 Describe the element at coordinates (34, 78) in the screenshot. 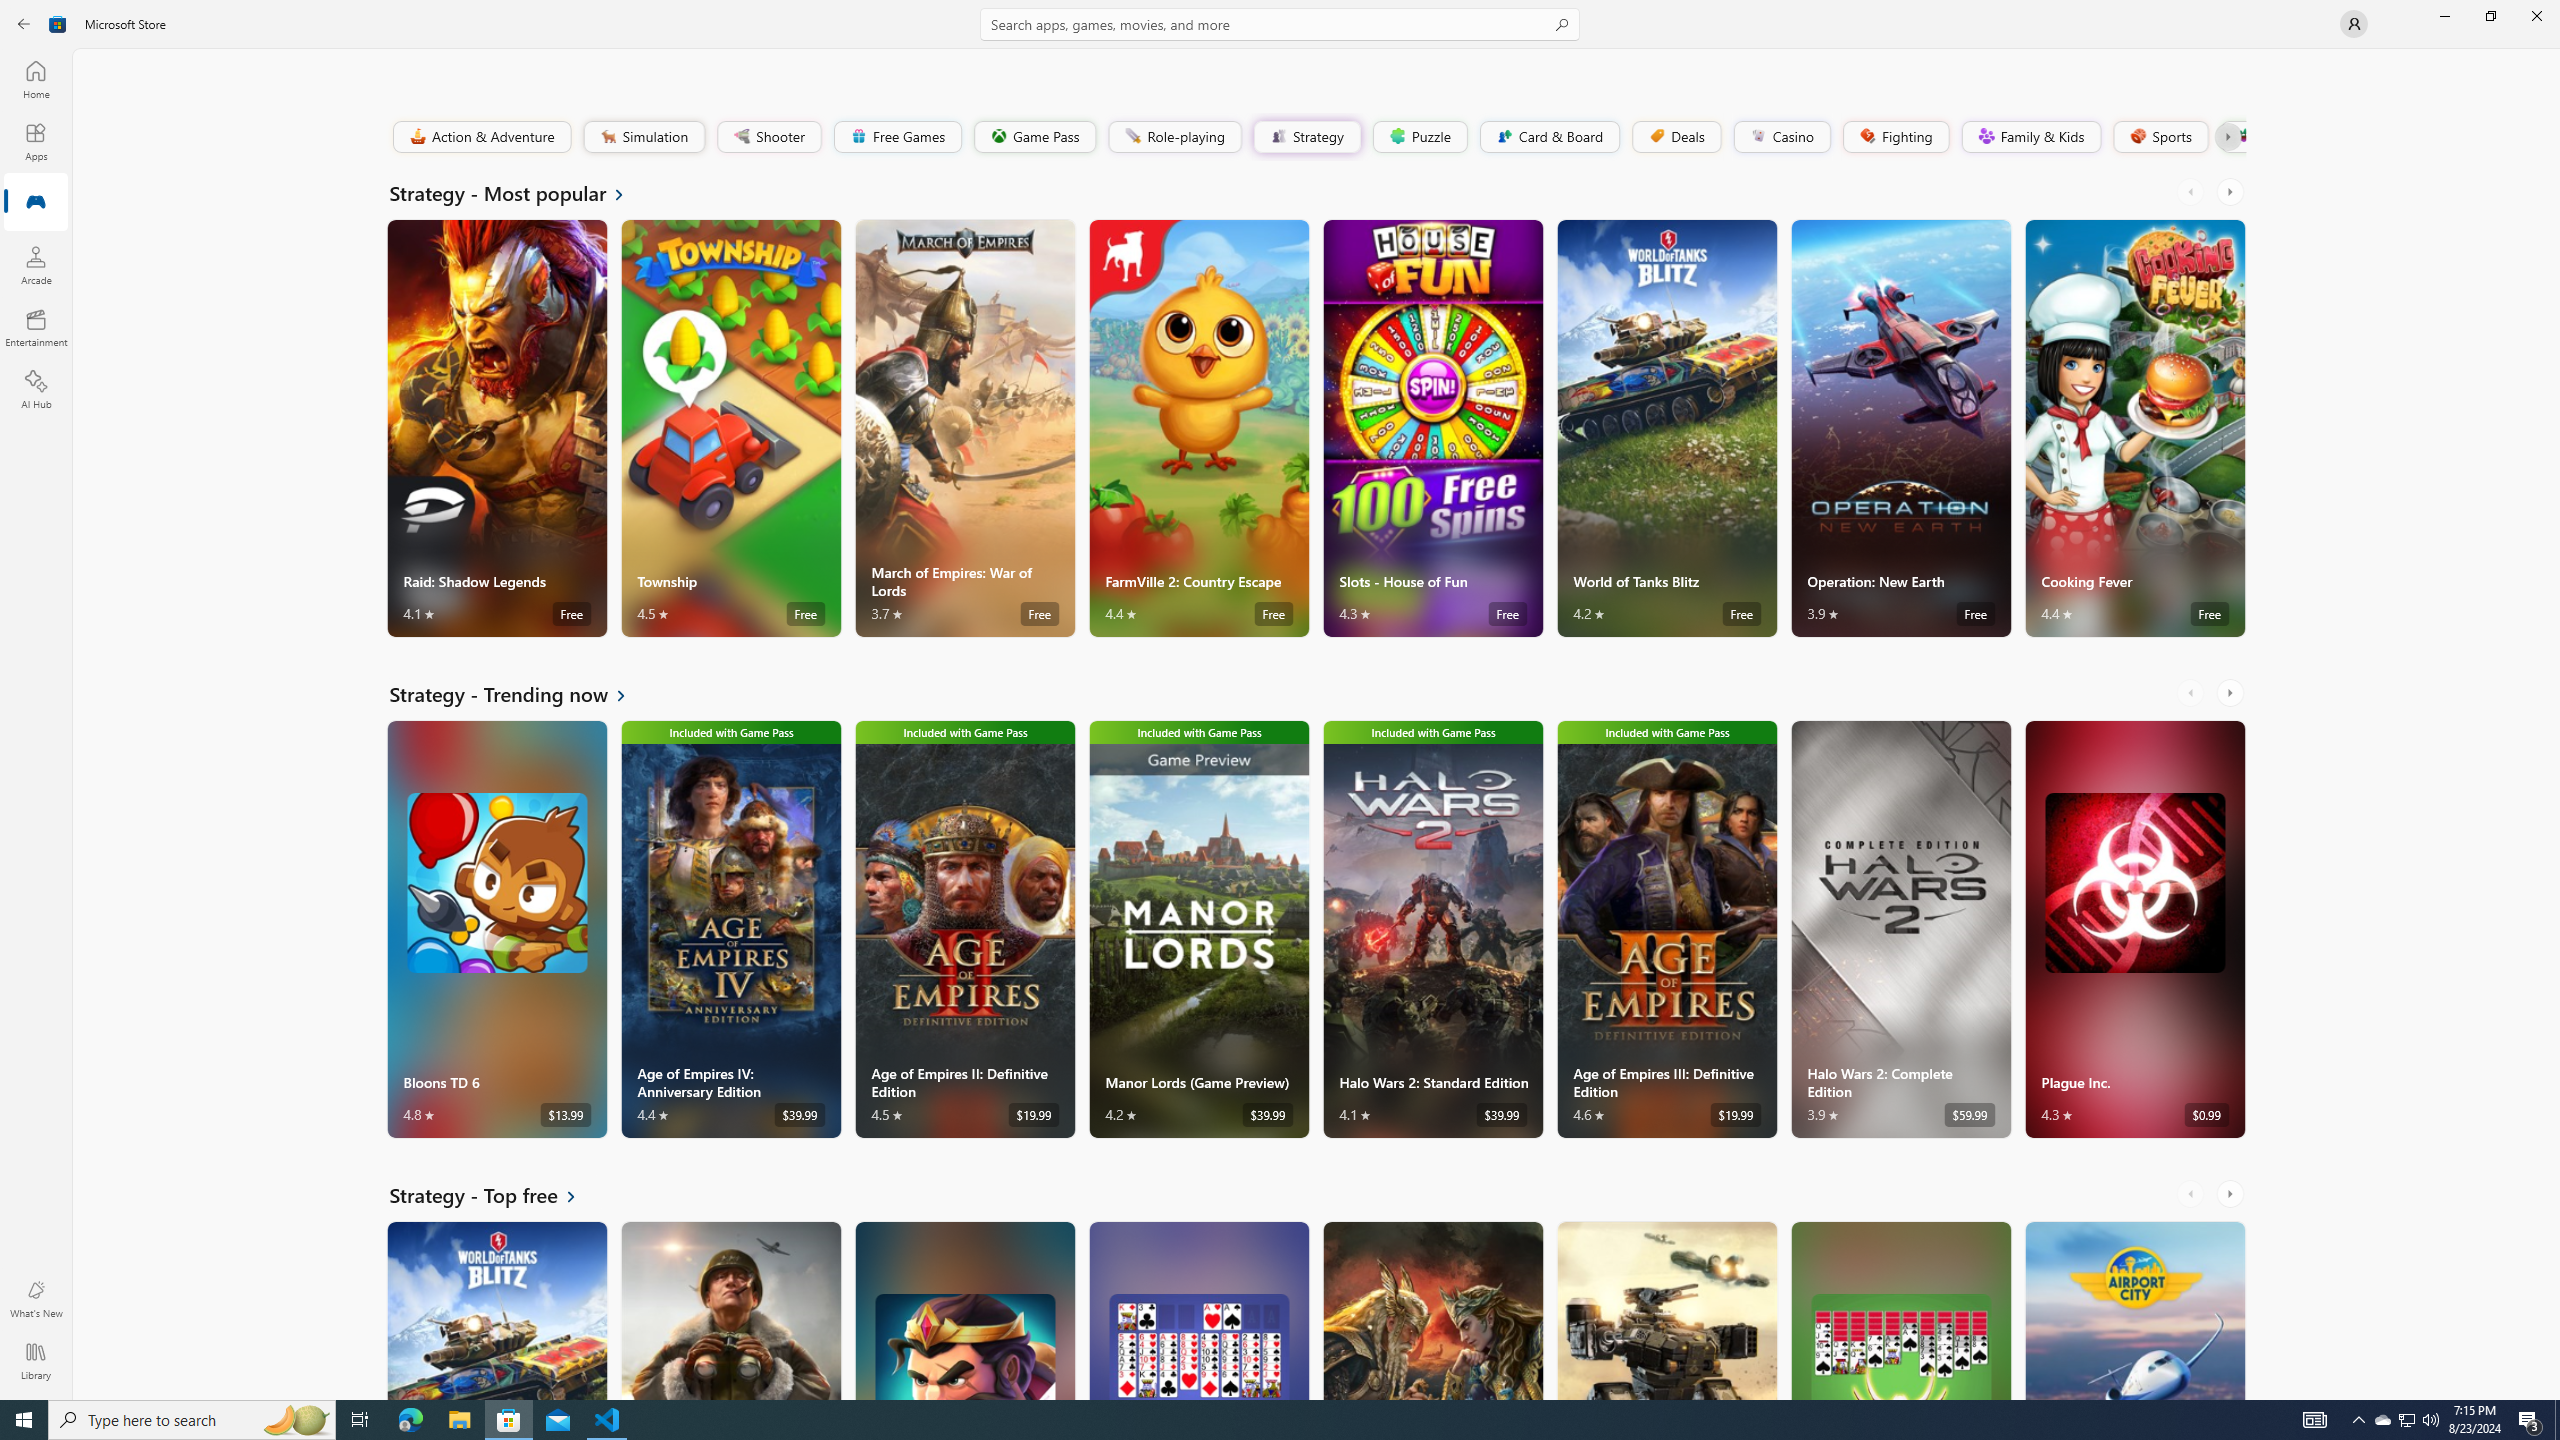

I see `'Home'` at that location.